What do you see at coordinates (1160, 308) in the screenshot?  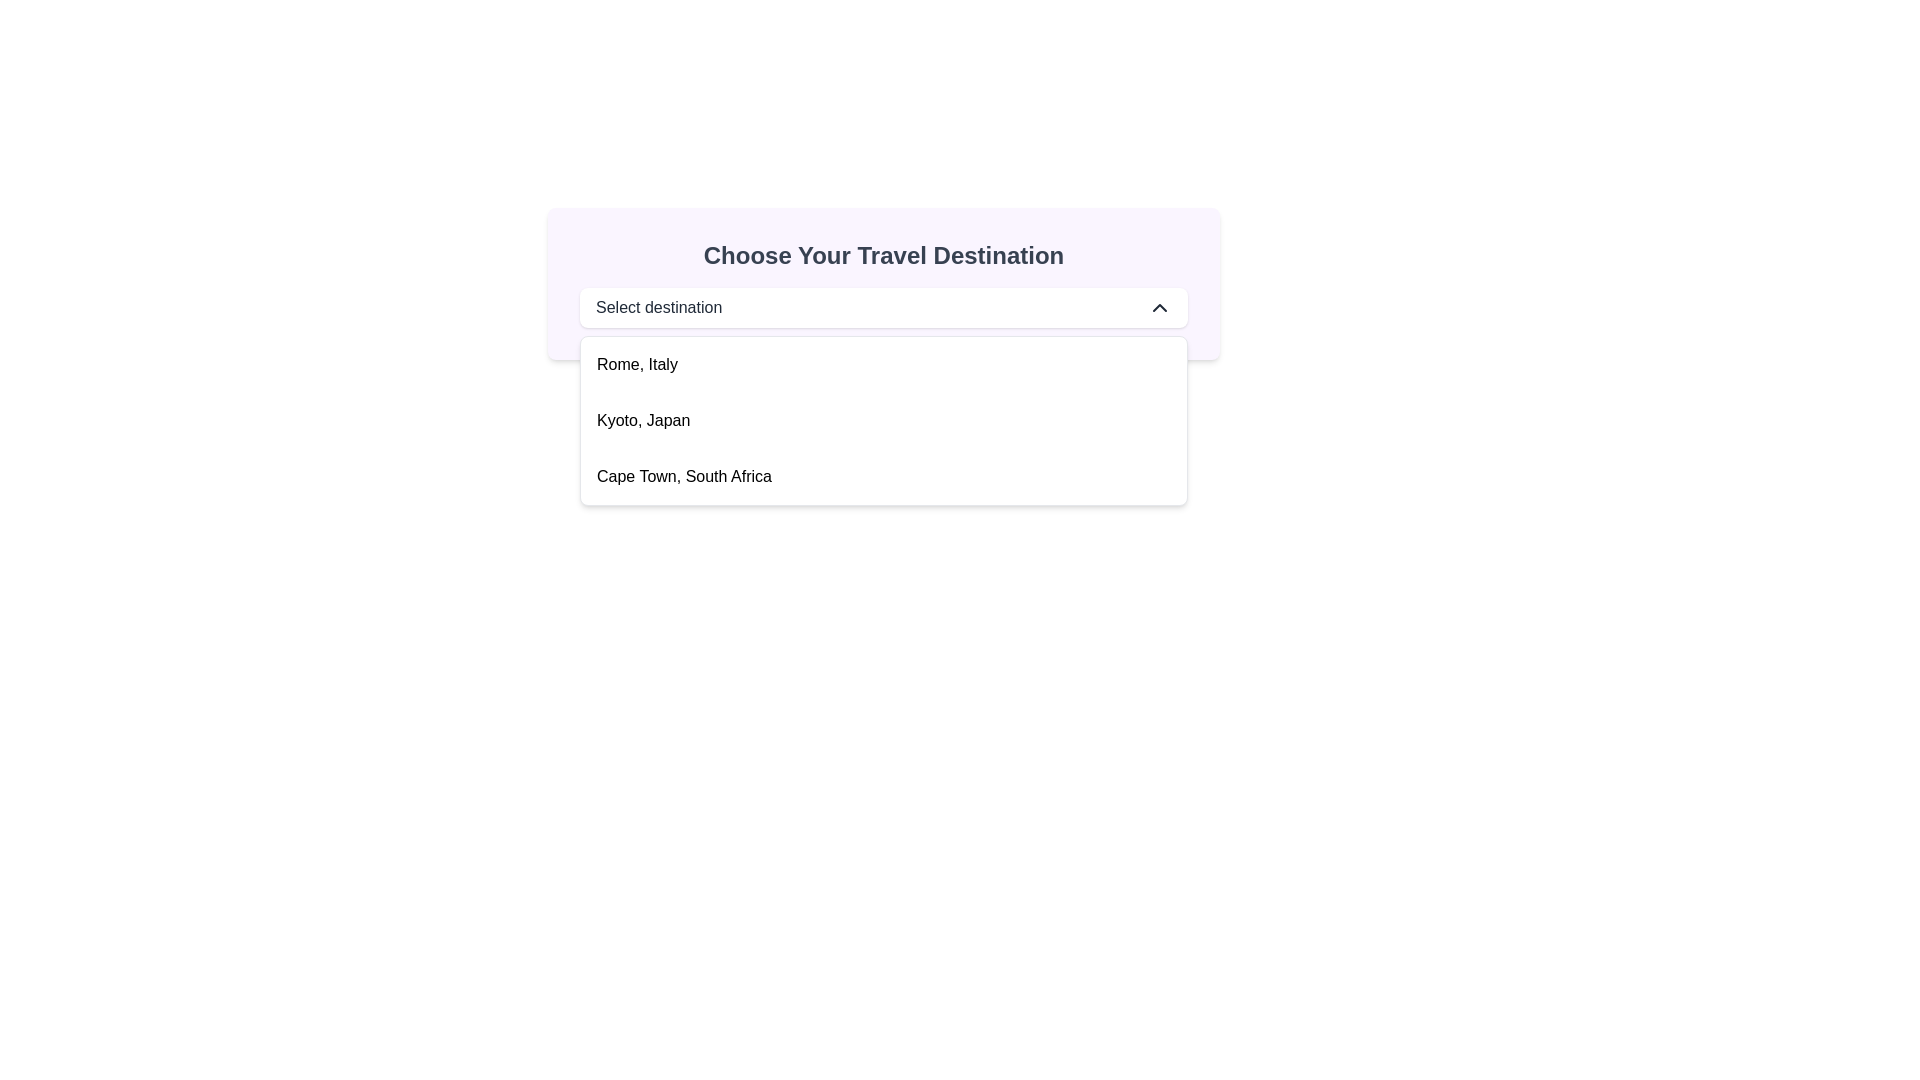 I see `the icon that collapses the dropdown menu for 'Select destination'` at bounding box center [1160, 308].